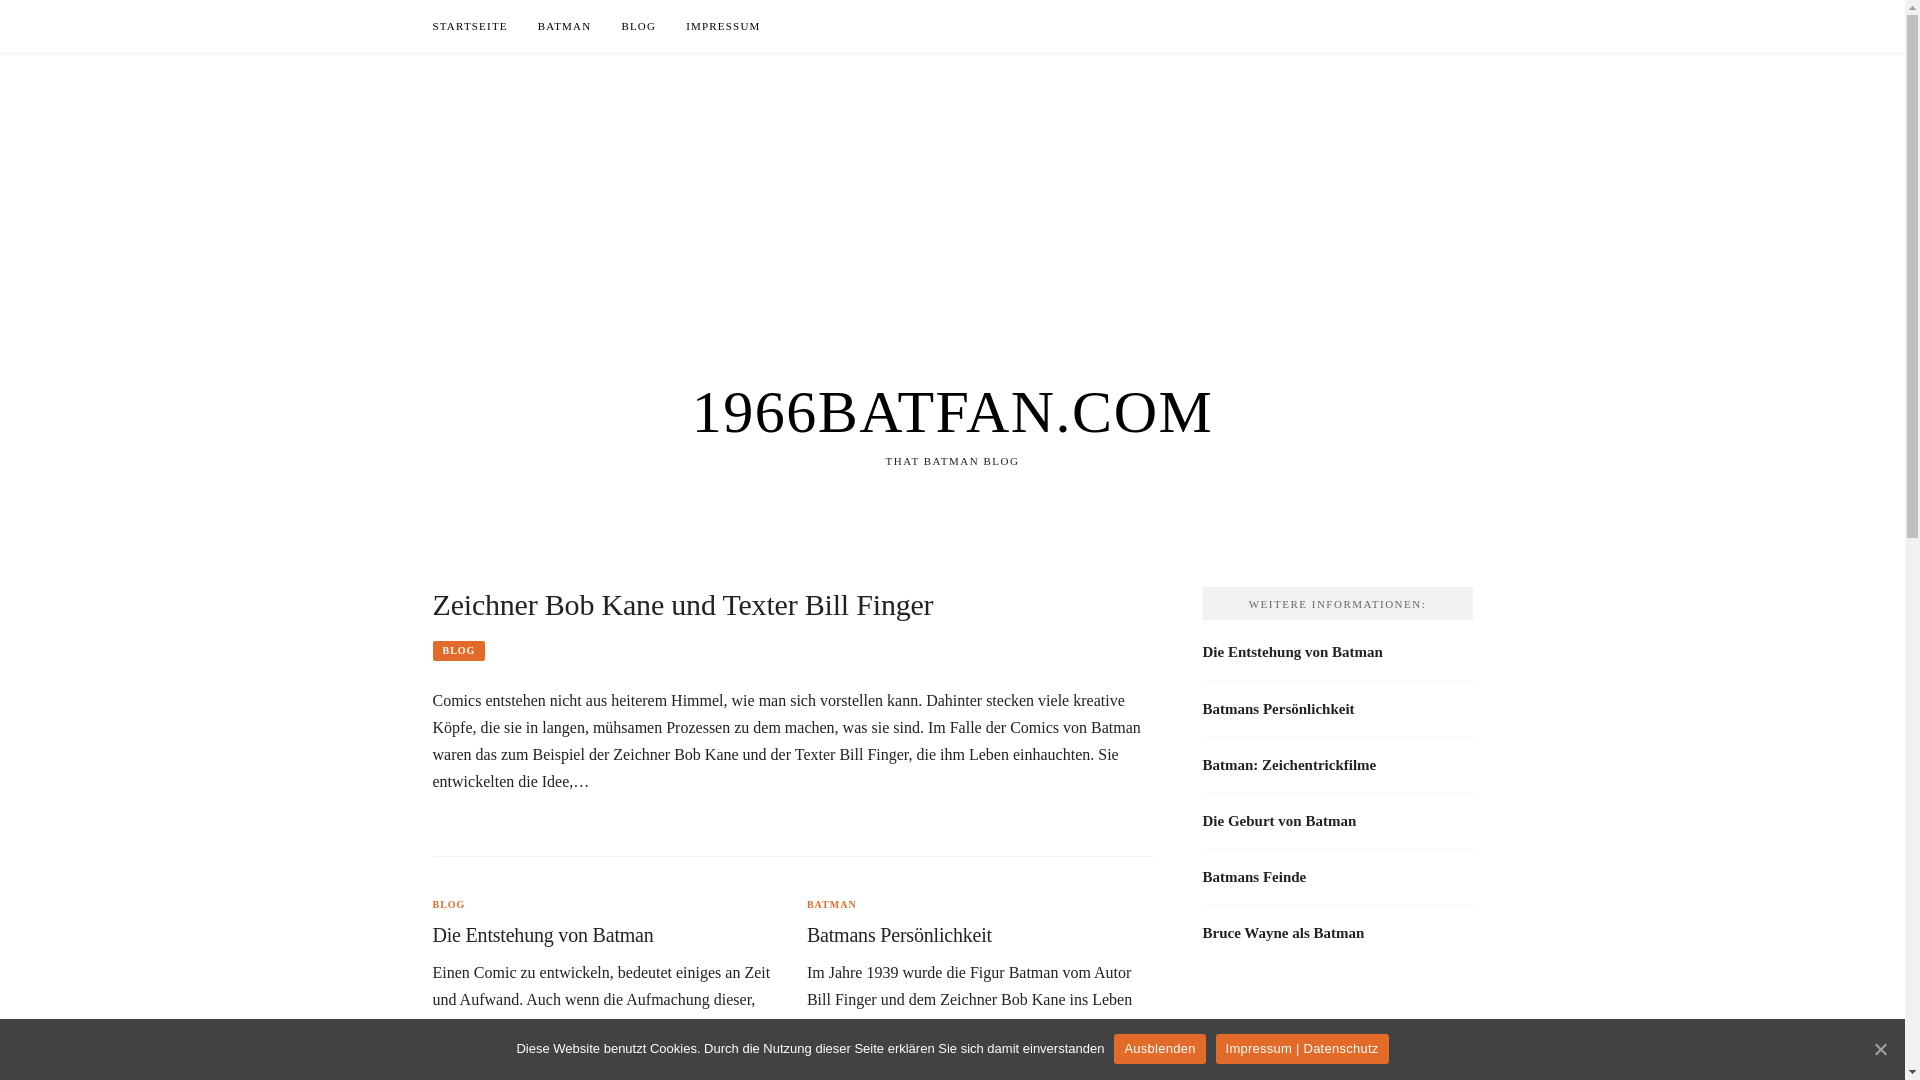  I want to click on 'Die Geburt von Batman', so click(1277, 821).